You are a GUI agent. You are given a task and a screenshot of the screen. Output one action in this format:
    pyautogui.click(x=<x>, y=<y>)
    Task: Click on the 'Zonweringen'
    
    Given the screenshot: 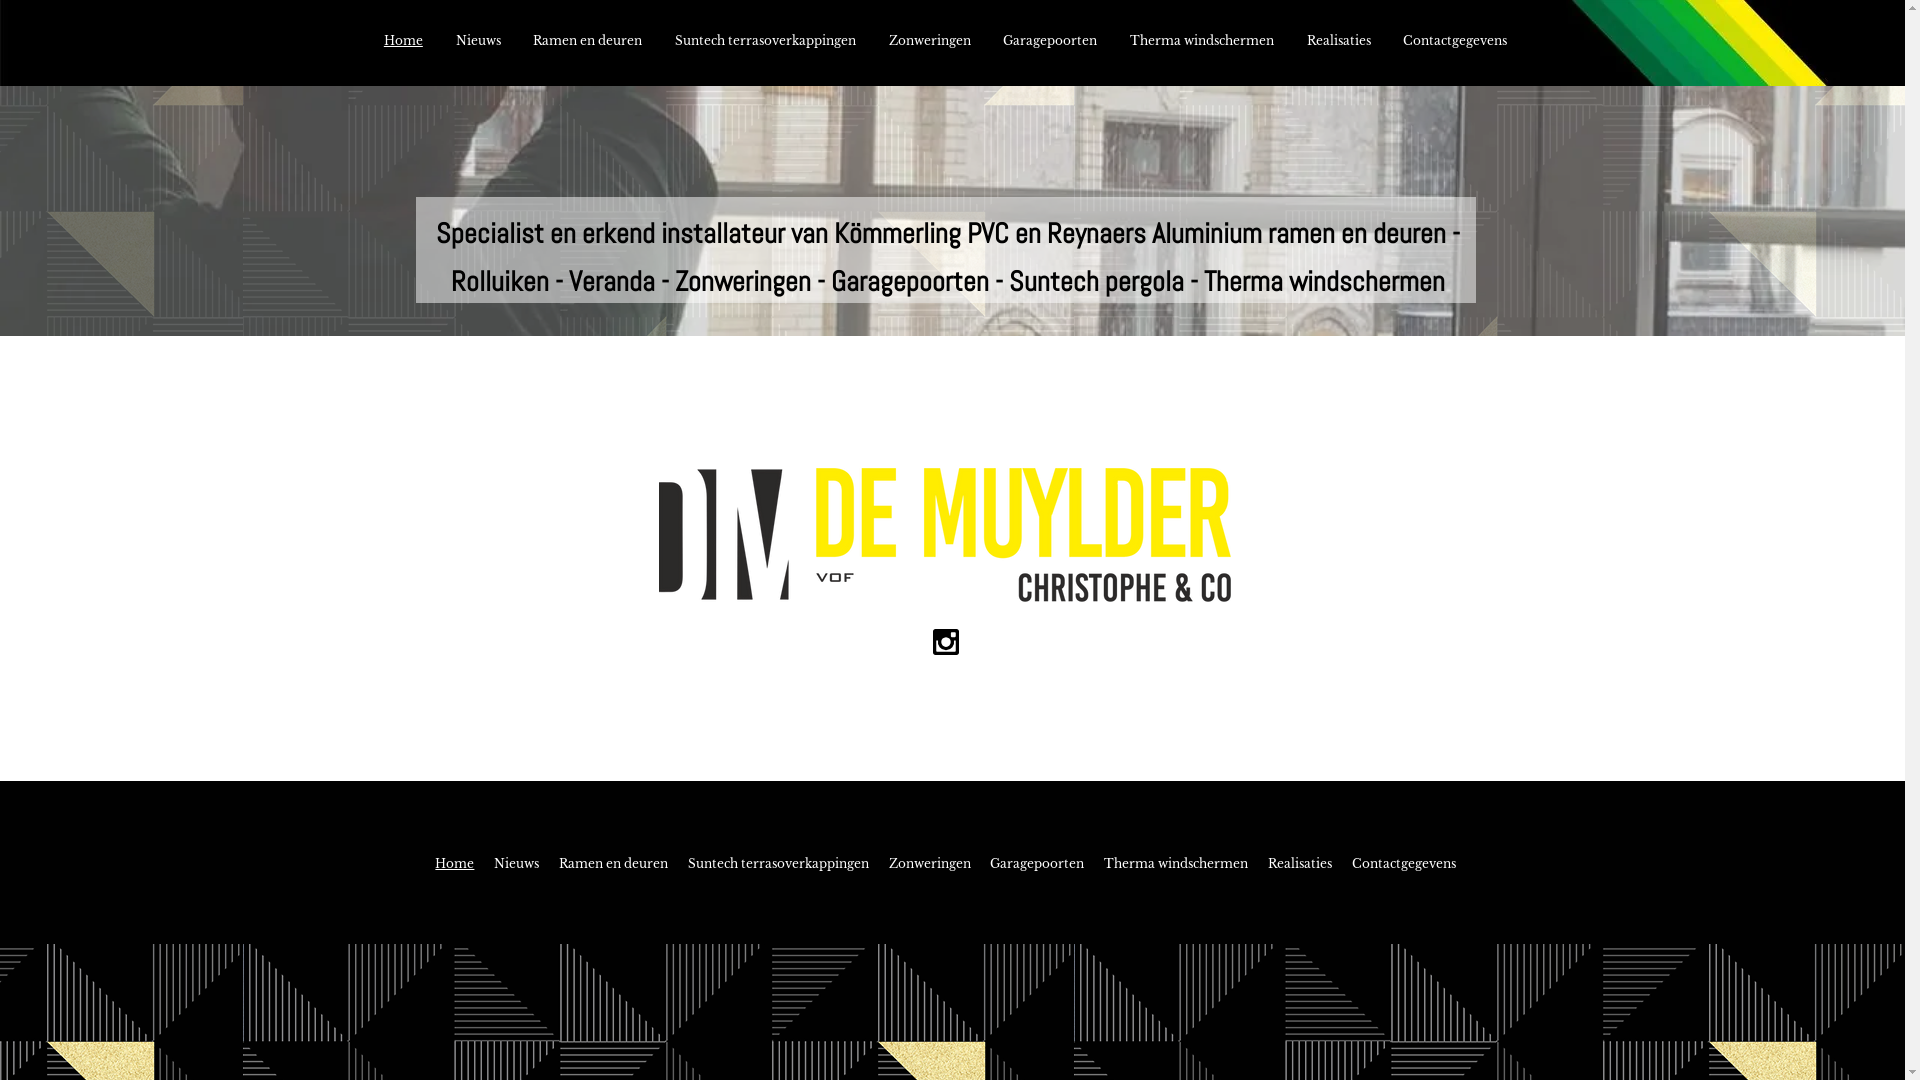 What is the action you would take?
    pyautogui.click(x=929, y=863)
    